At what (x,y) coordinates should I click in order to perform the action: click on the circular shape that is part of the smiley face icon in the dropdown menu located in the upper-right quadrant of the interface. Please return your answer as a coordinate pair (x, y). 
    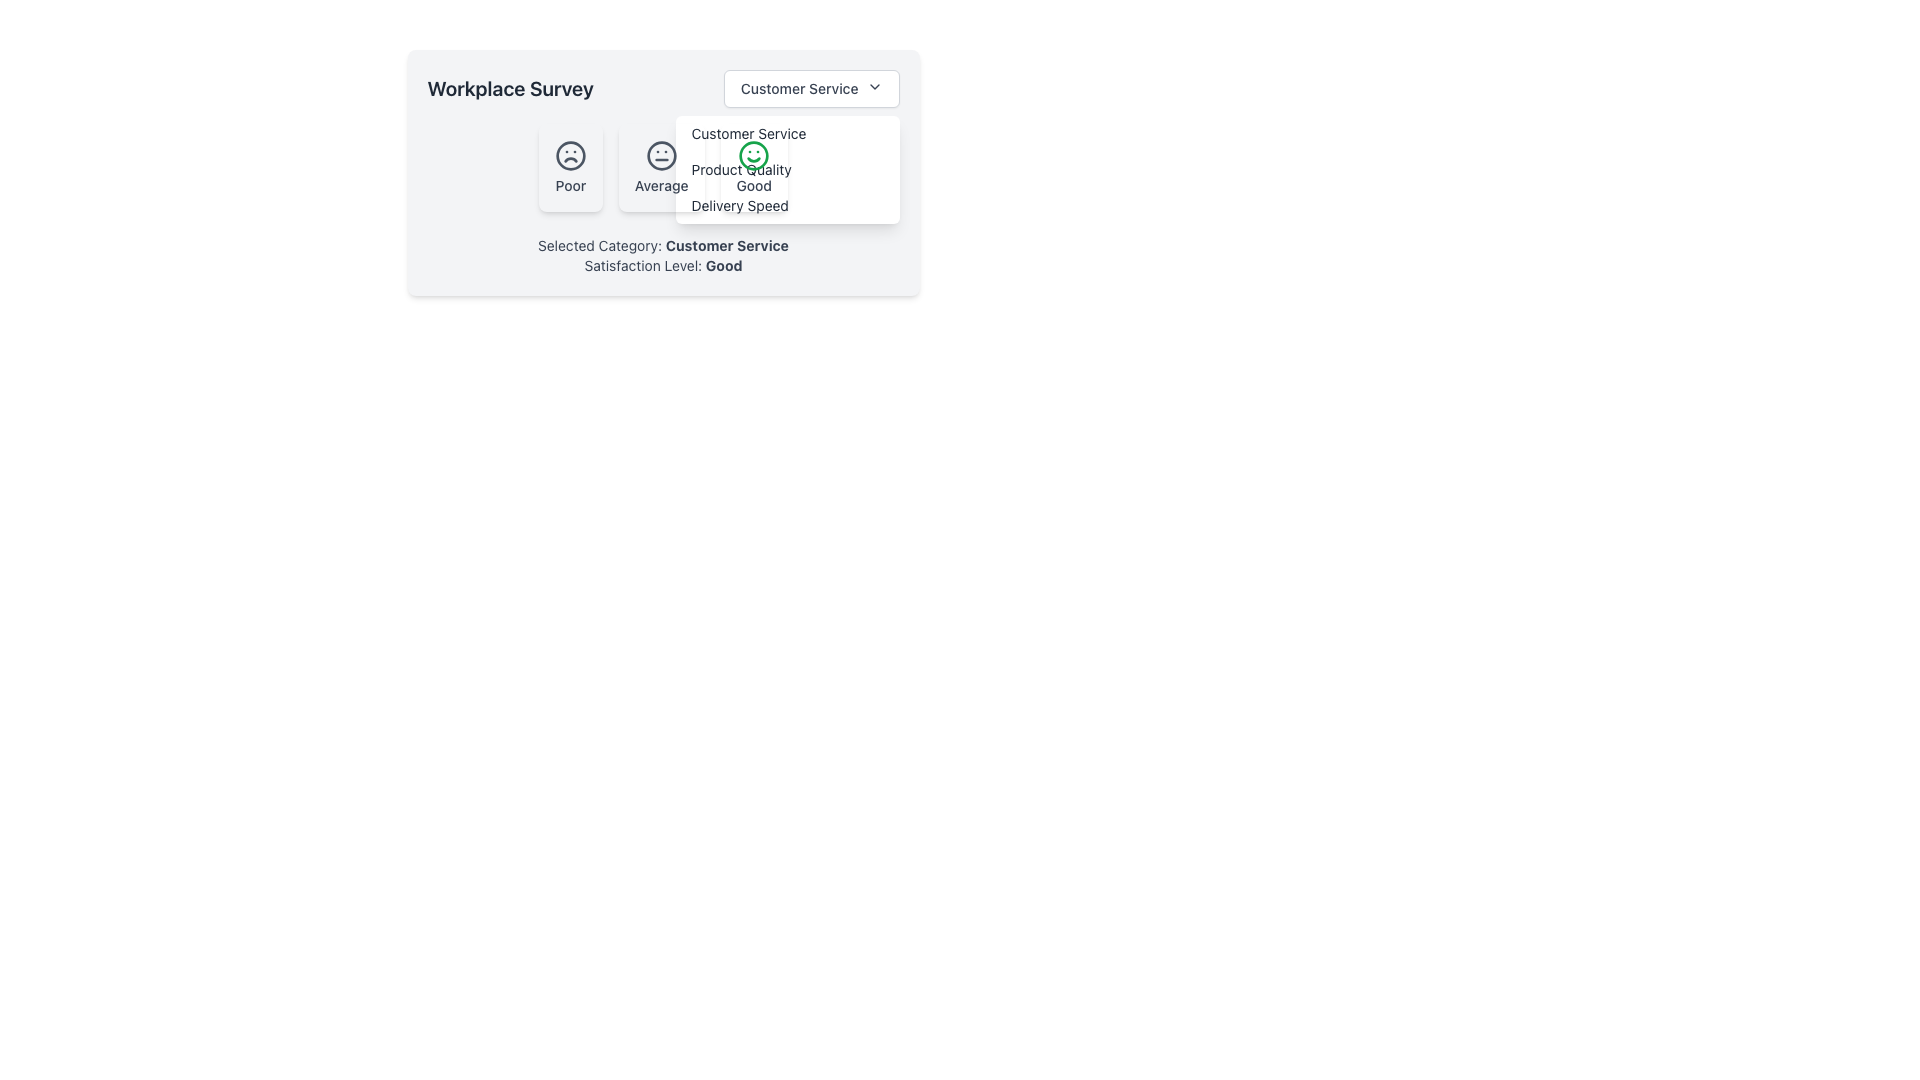
    Looking at the image, I should click on (753, 154).